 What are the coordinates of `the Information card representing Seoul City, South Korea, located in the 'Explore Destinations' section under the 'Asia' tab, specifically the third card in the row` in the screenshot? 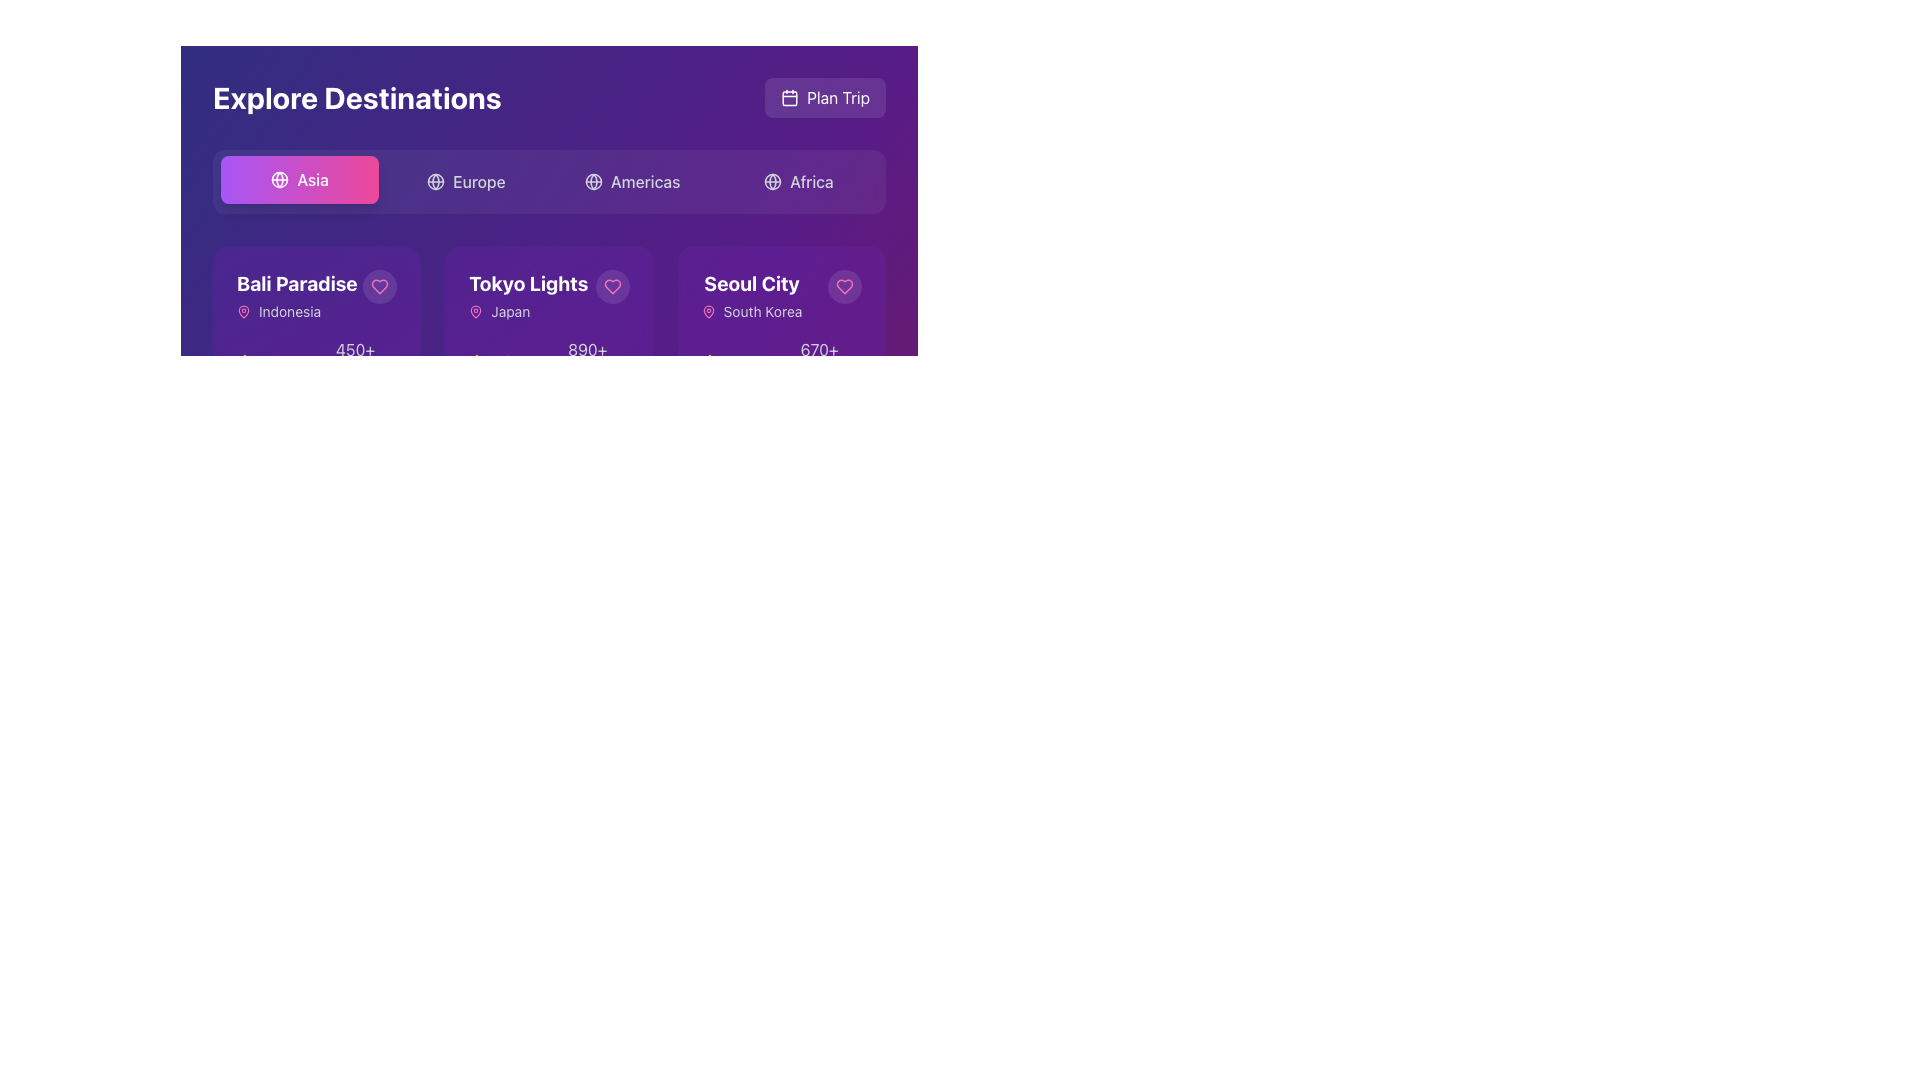 It's located at (780, 296).